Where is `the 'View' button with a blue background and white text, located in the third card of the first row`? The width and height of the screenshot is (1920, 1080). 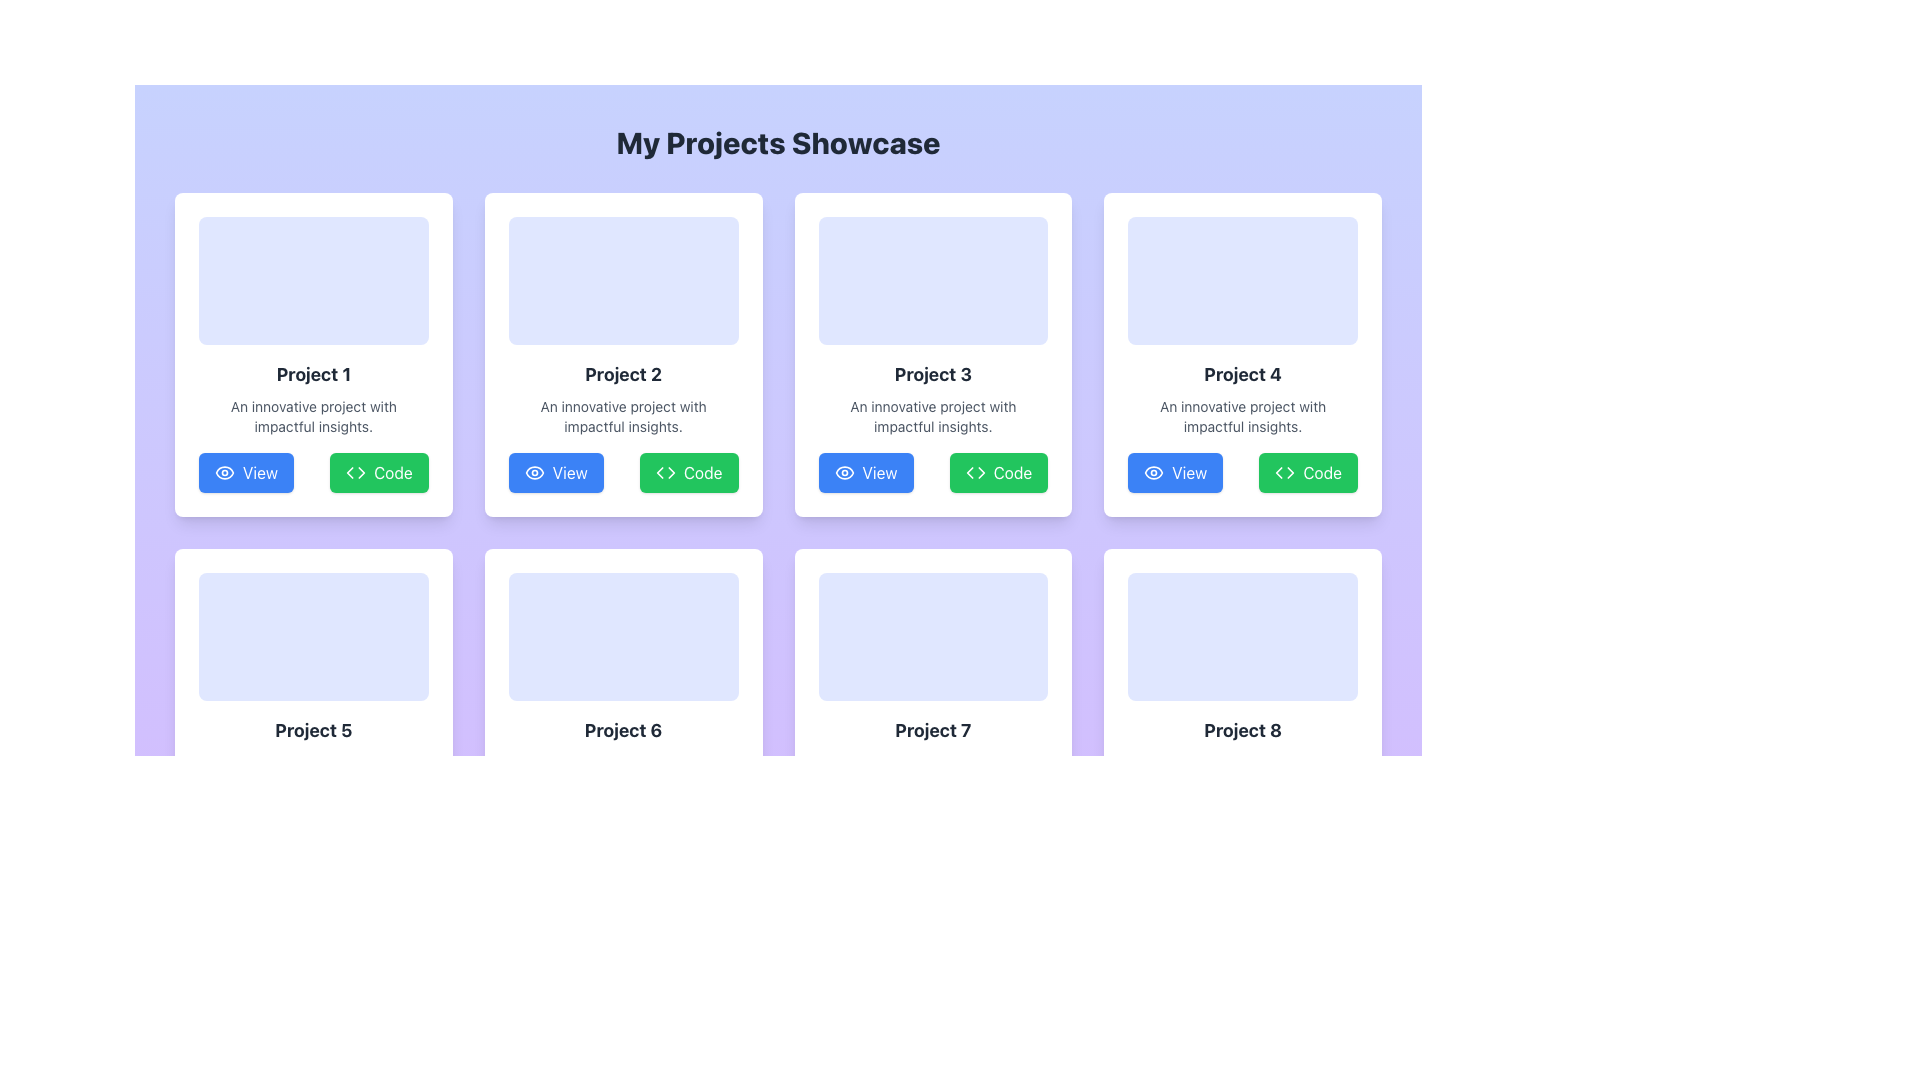 the 'View' button with a blue background and white text, located in the third card of the first row is located at coordinates (865, 473).